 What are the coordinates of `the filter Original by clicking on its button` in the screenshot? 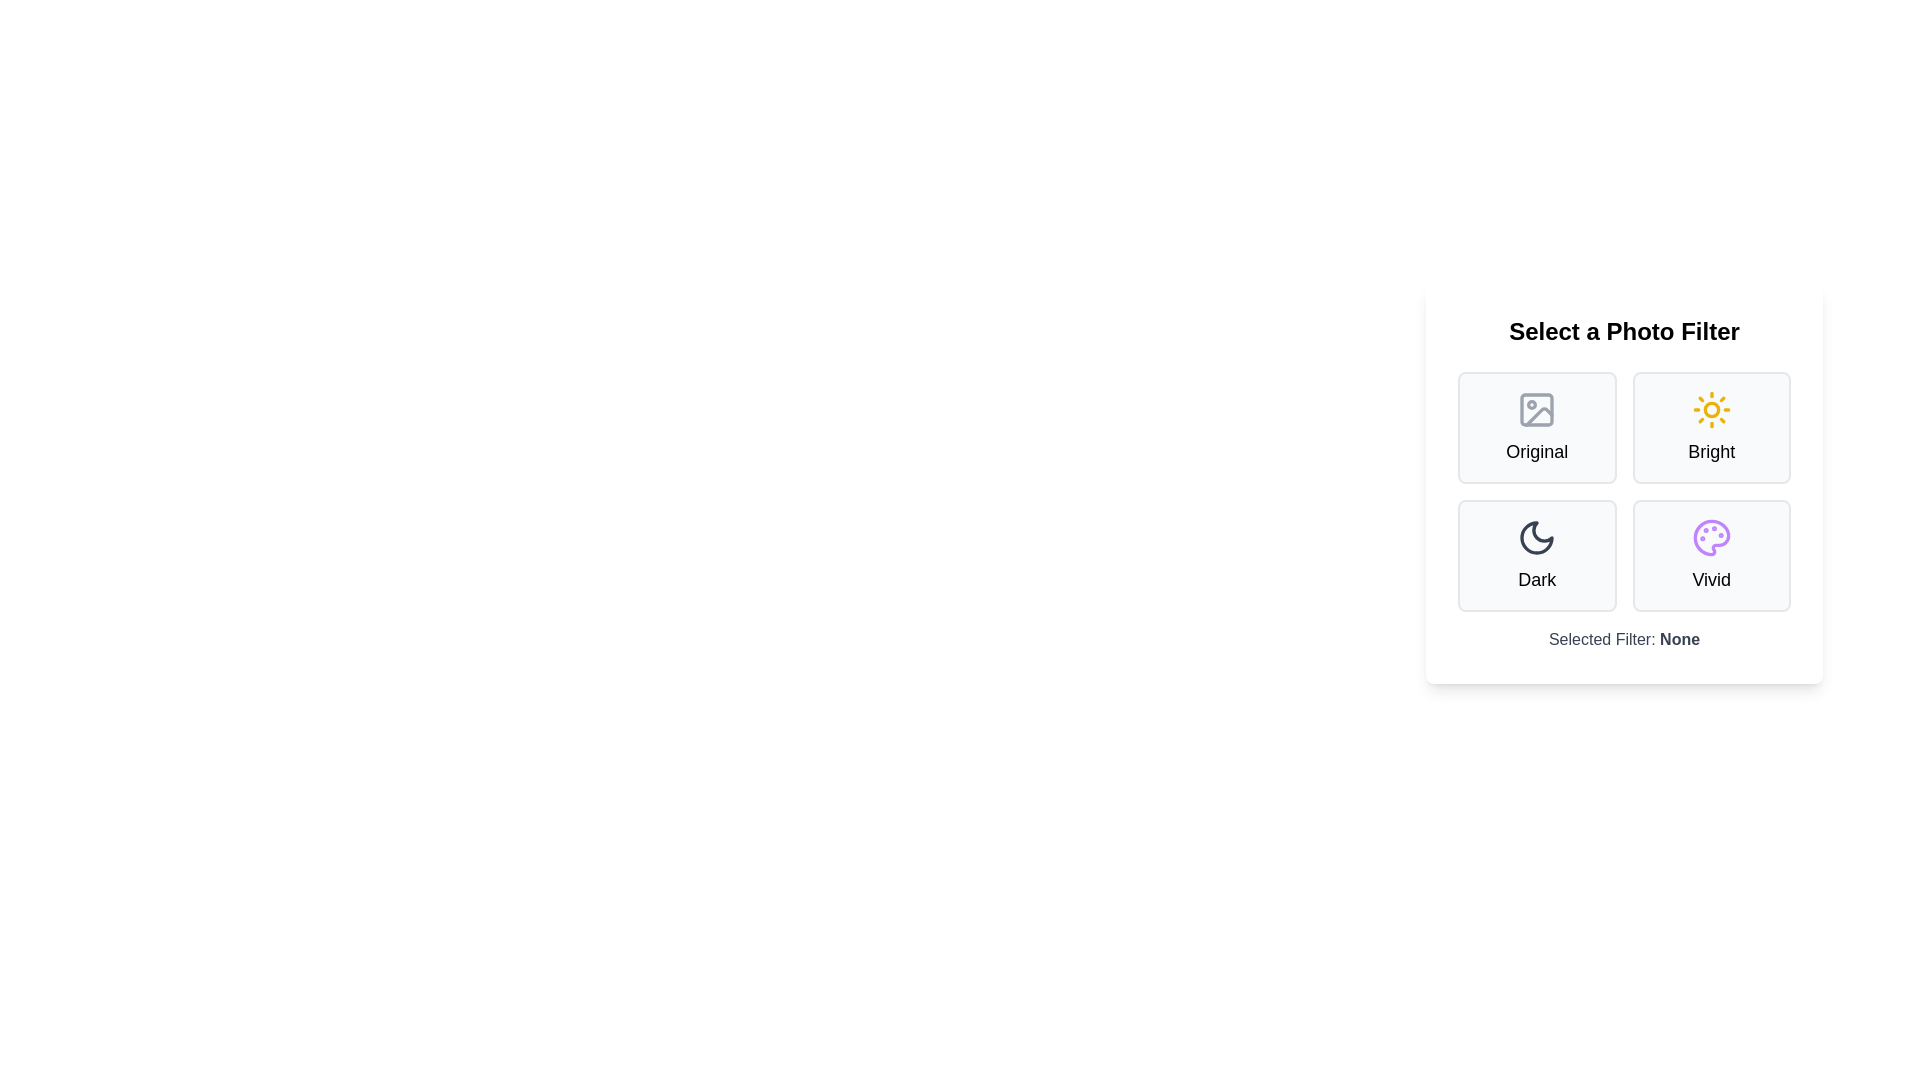 It's located at (1536, 427).